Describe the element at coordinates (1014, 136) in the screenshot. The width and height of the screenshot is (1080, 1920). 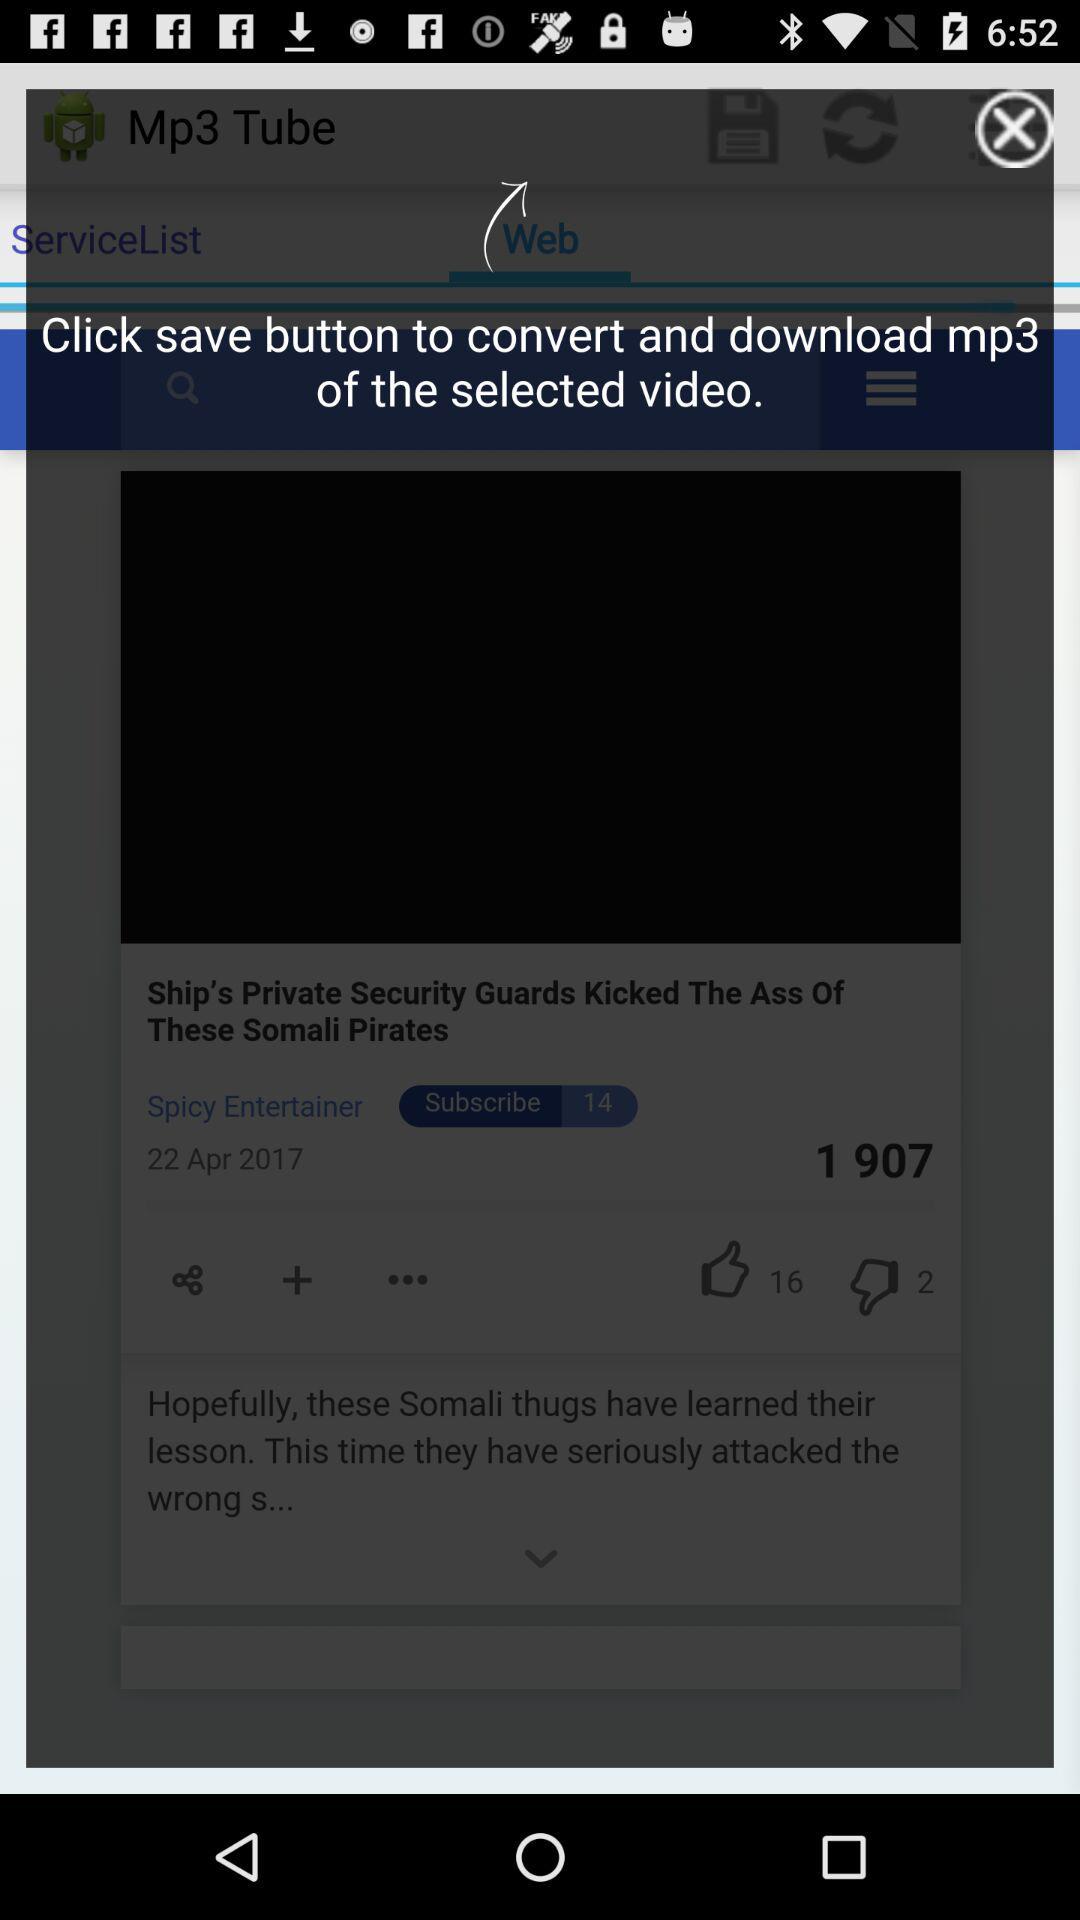
I see `the close icon` at that location.